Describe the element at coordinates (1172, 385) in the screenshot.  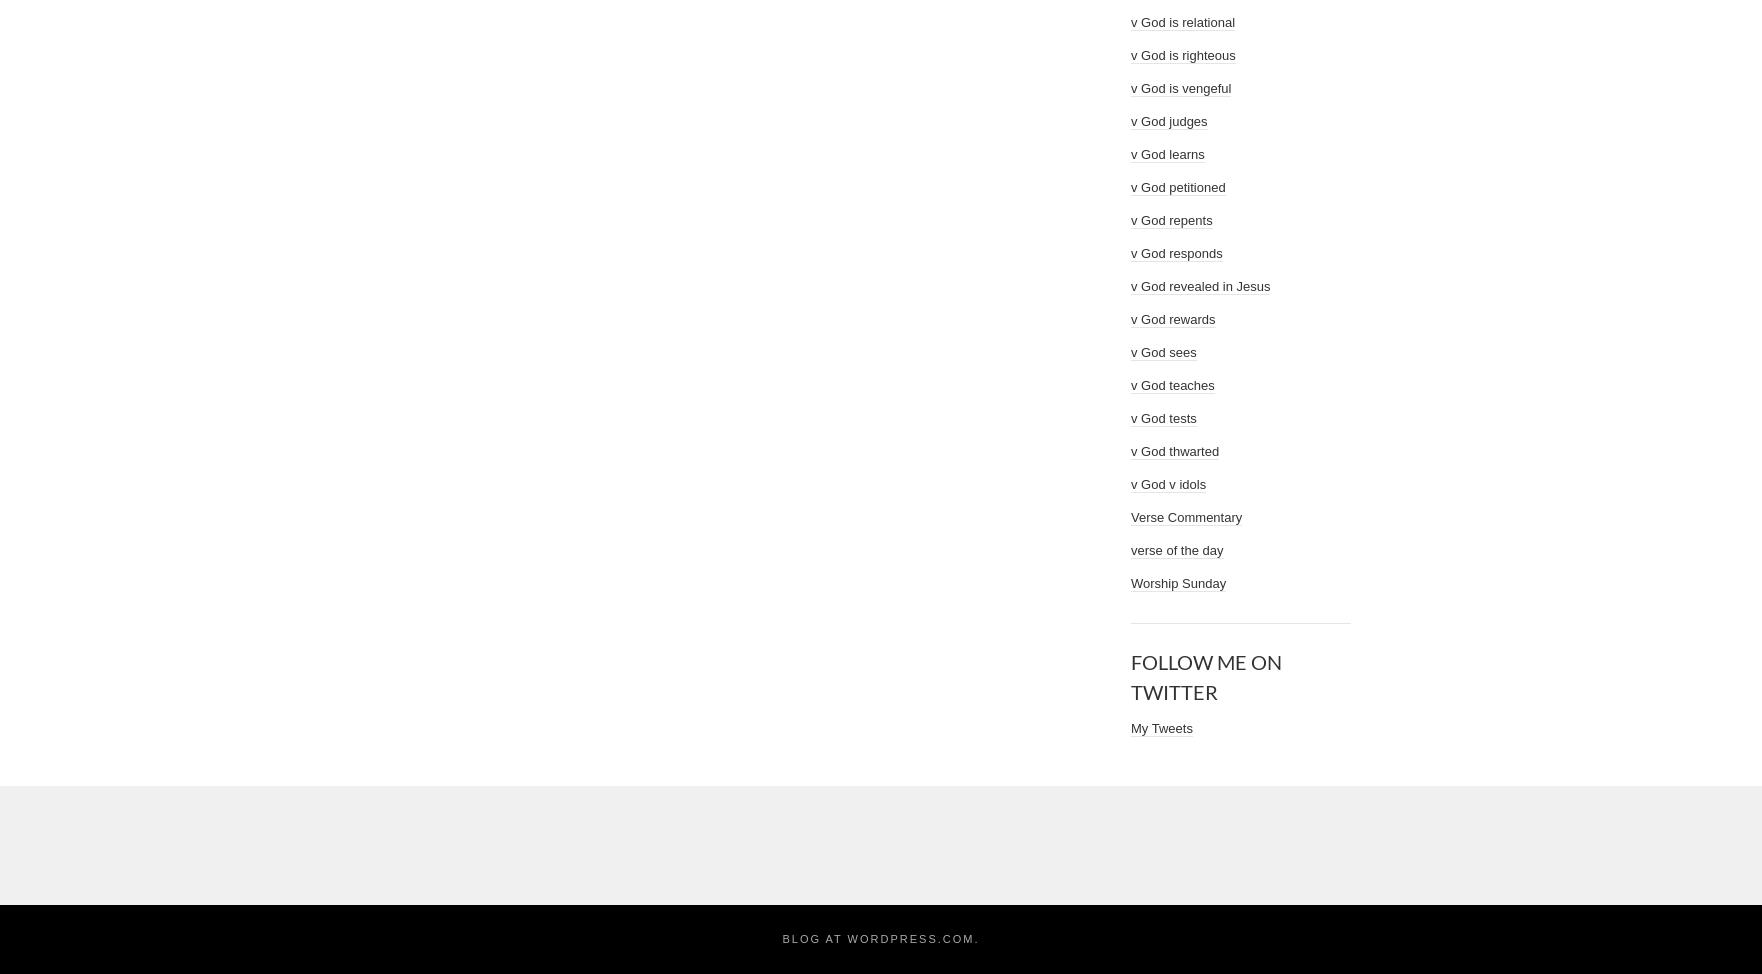
I see `'v God teaches'` at that location.